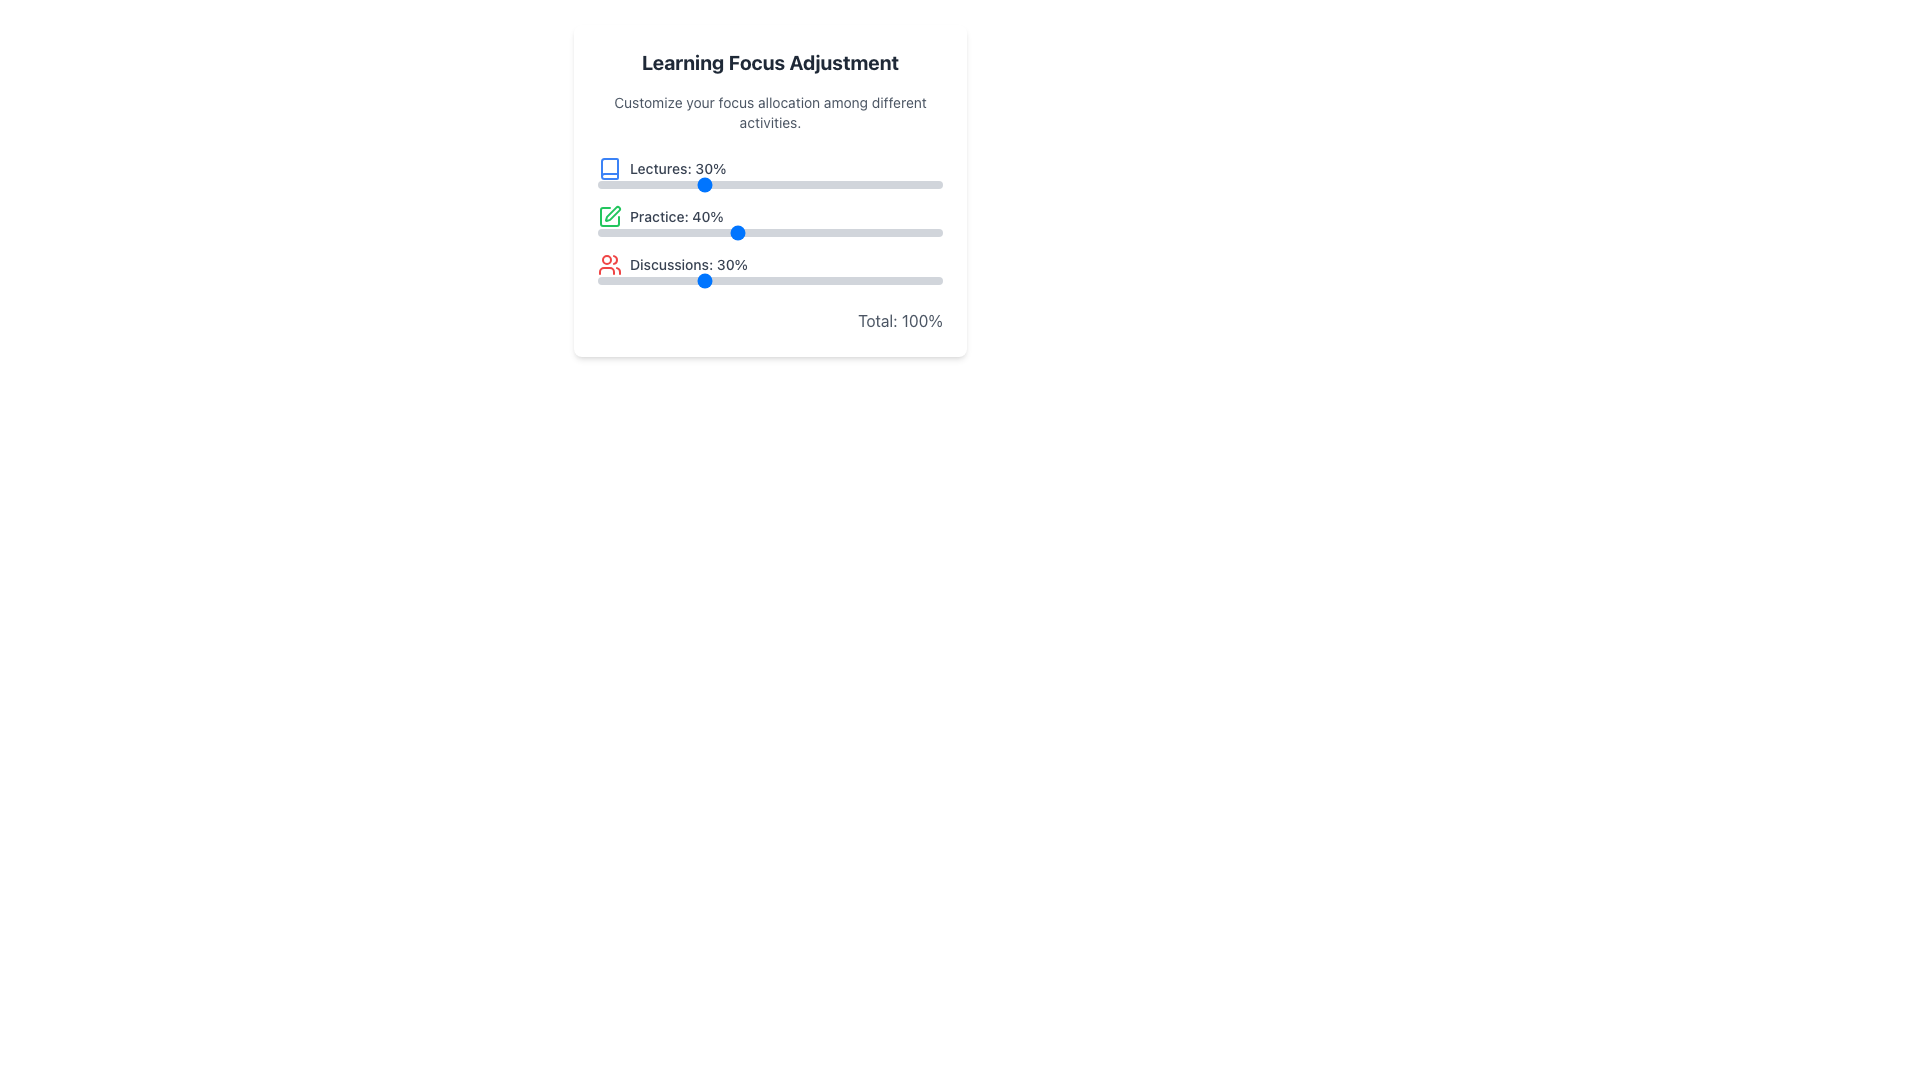 The width and height of the screenshot is (1920, 1080). Describe the element at coordinates (769, 220) in the screenshot. I see `the 'Practice: 40%' section which contains a green pencil icon and an interactive slider` at that location.